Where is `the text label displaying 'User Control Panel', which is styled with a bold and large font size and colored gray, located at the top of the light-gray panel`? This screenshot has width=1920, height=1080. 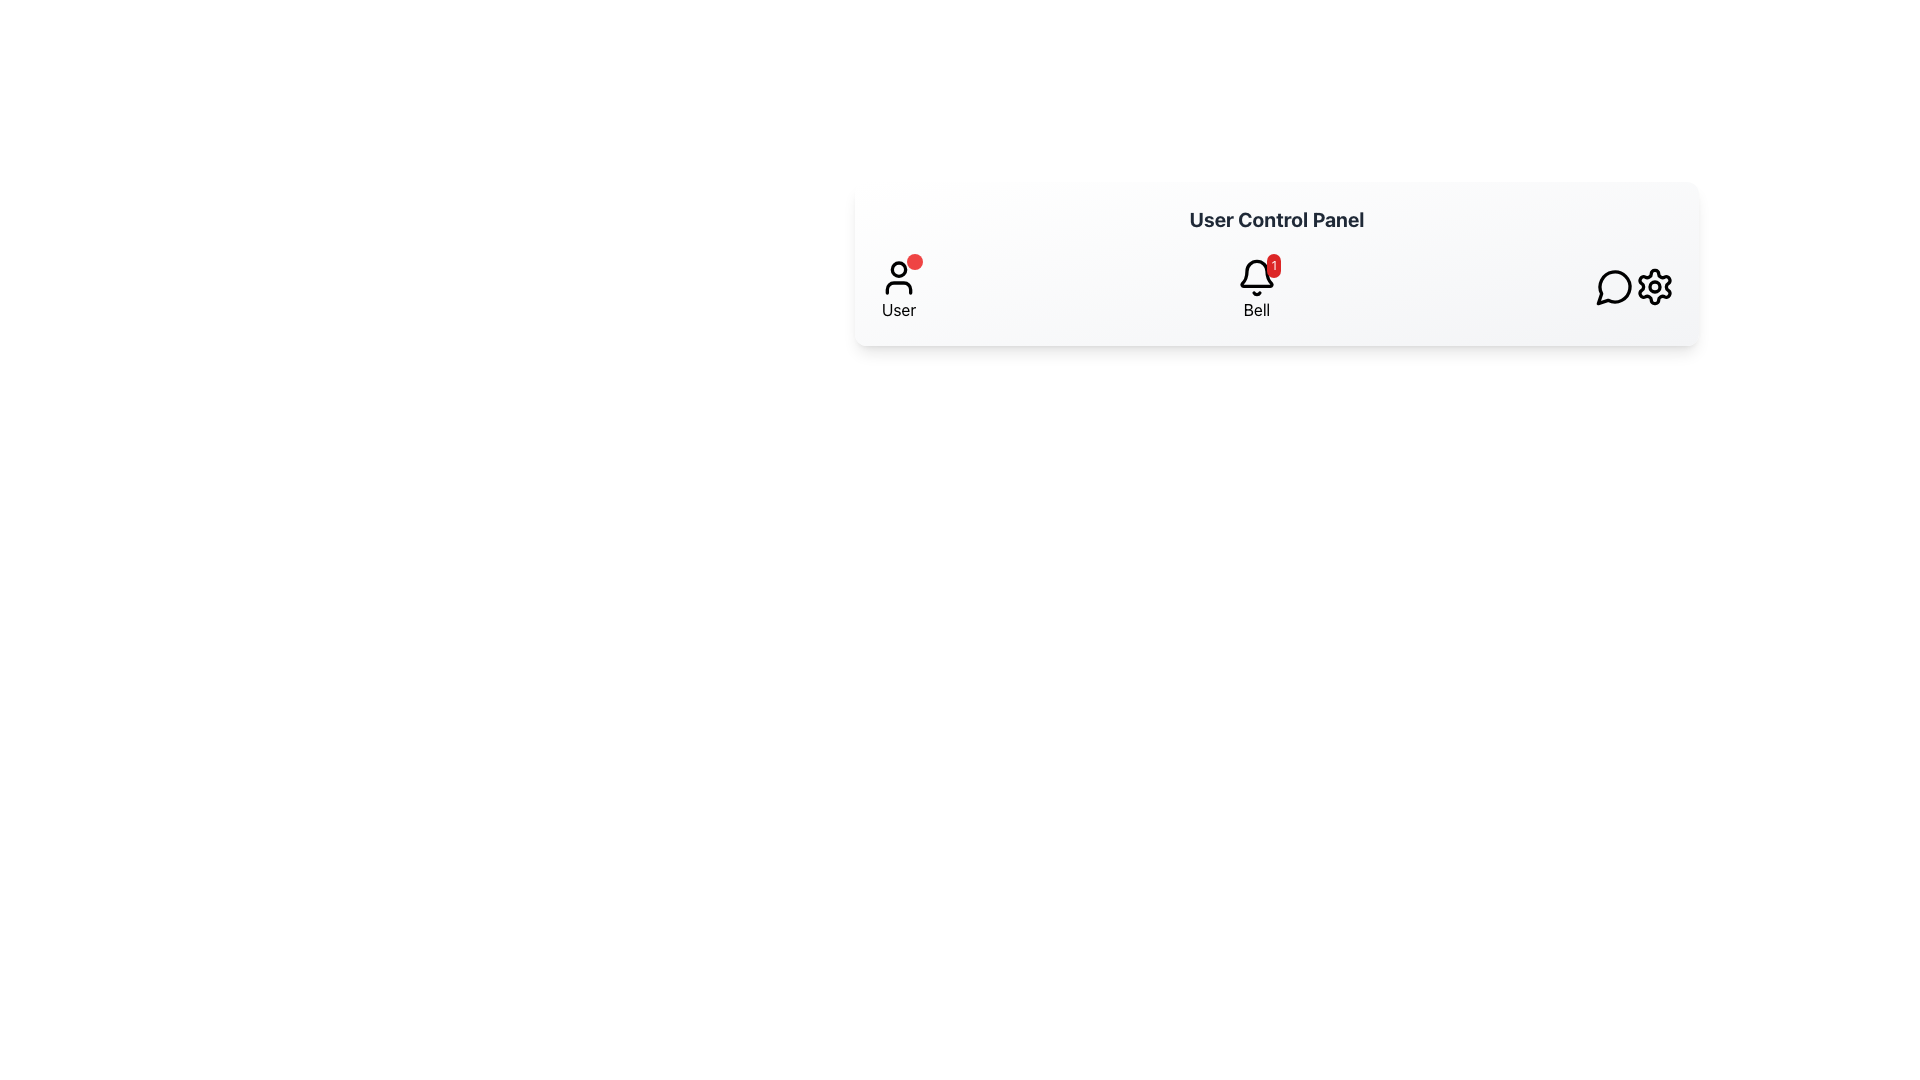
the text label displaying 'User Control Panel', which is styled with a bold and large font size and colored gray, located at the top of the light-gray panel is located at coordinates (1275, 219).